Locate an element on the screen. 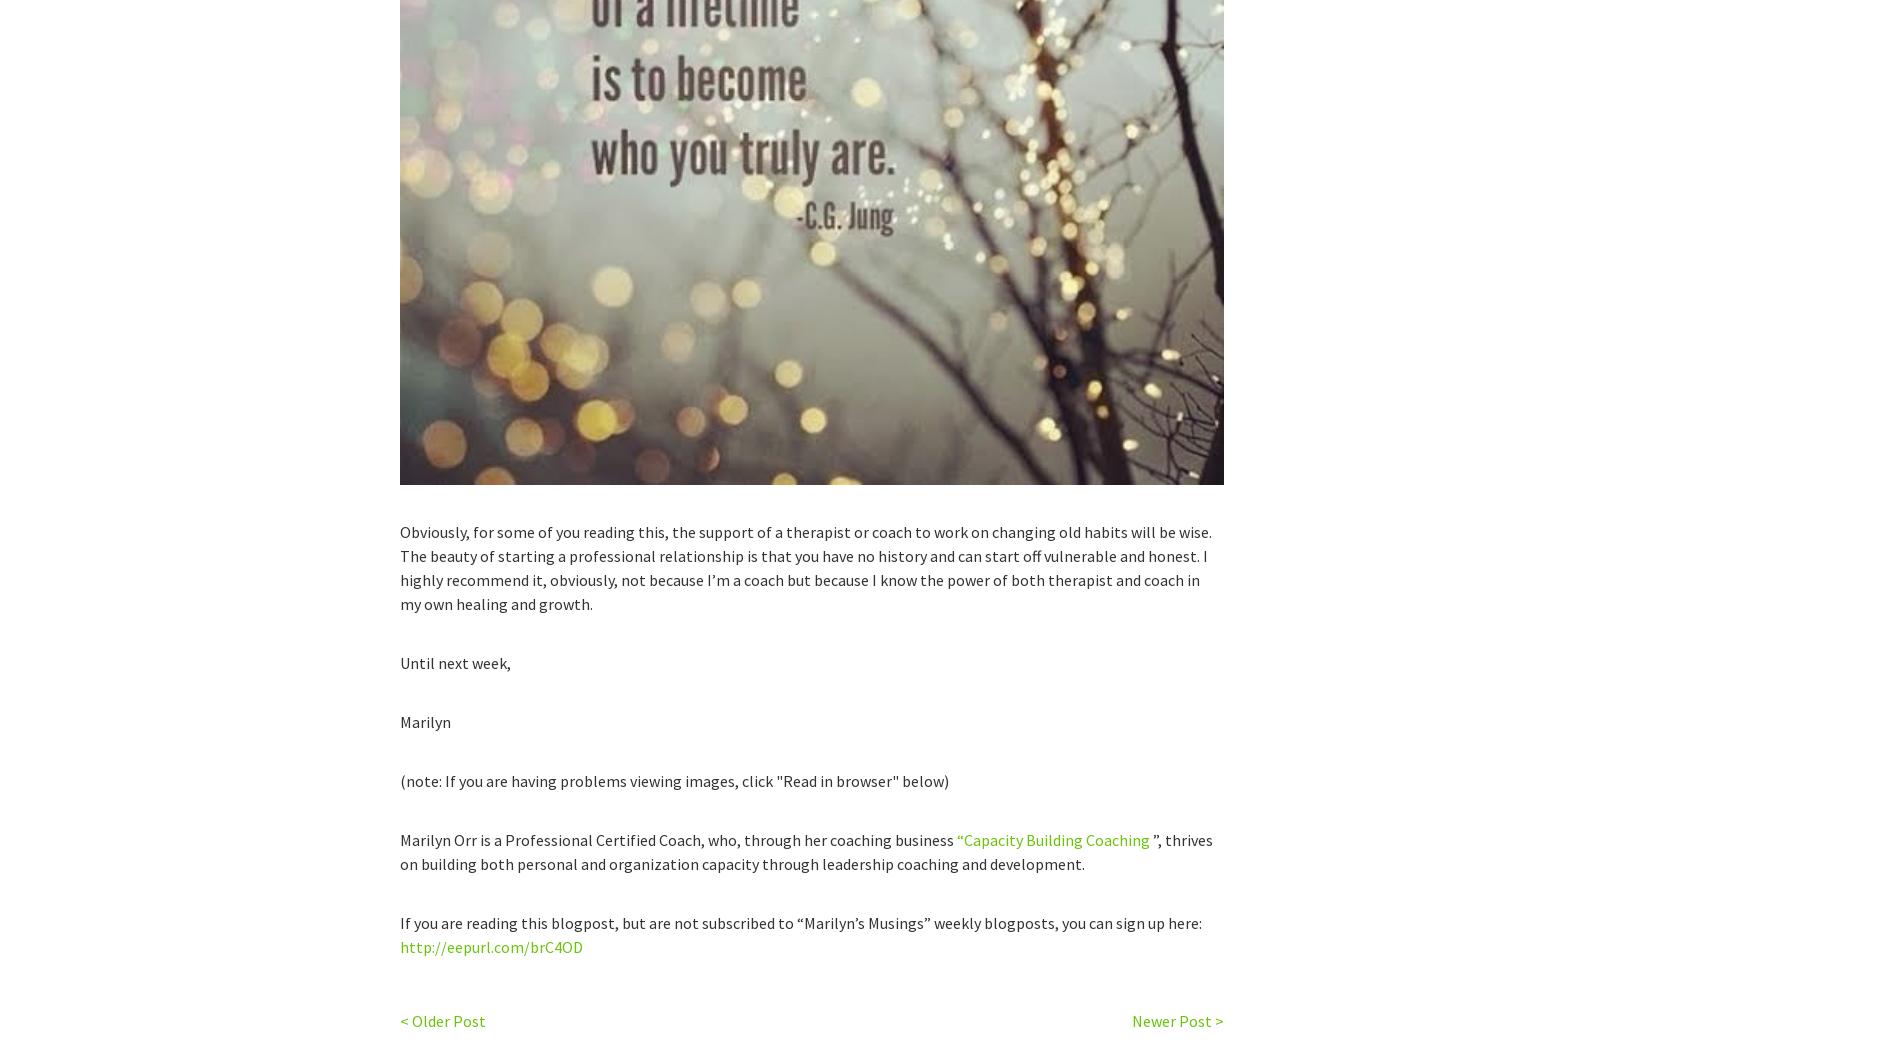  'Obviously, for some of you reading this, the support of a therapist or coach to work on changing old habits will be wise. The beauty of starting a professional relationship is that you have no history and can start off vulnerable and honest. I highly recommend it, obviously, not because I’m a coach but because I know the power of both therapist and coach in my own healing and growth.' is located at coordinates (804, 567).